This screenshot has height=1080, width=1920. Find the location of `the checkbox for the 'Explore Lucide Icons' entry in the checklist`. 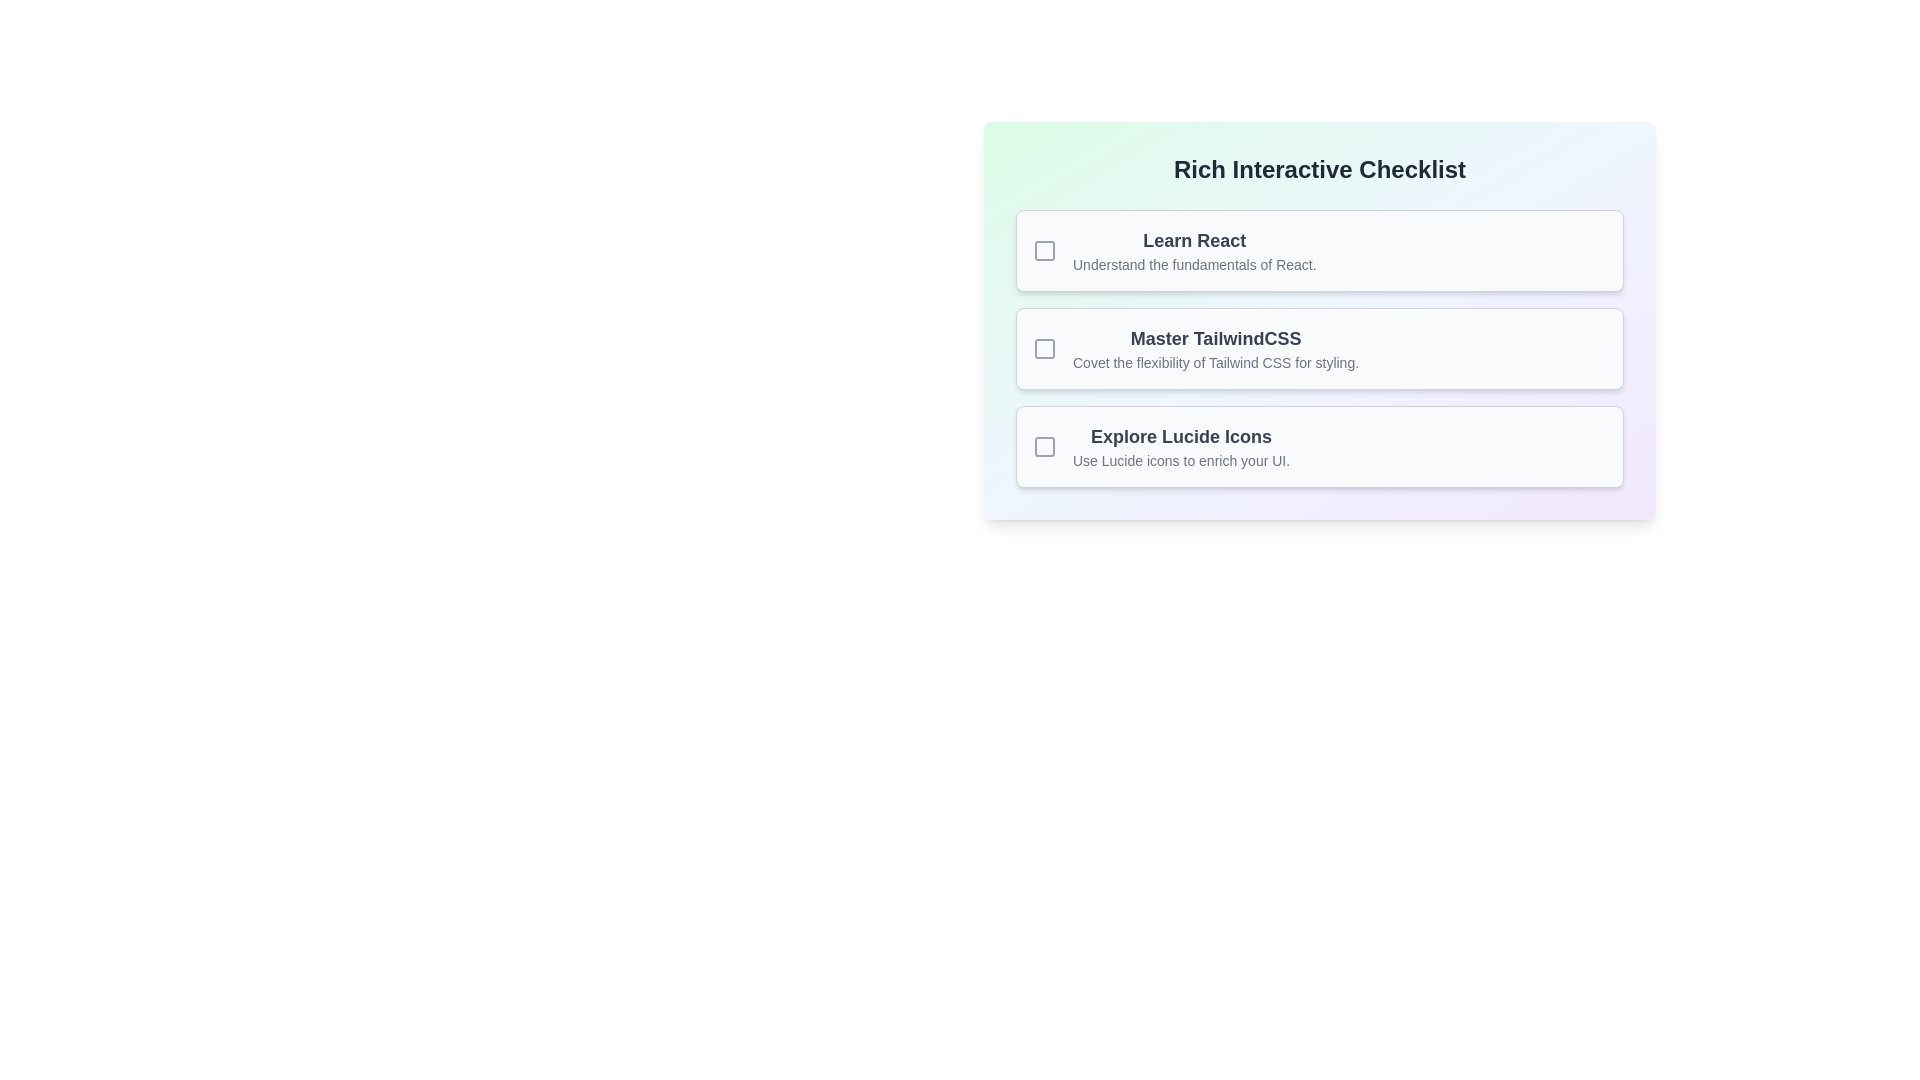

the checkbox for the 'Explore Lucide Icons' entry in the checklist is located at coordinates (1044, 446).